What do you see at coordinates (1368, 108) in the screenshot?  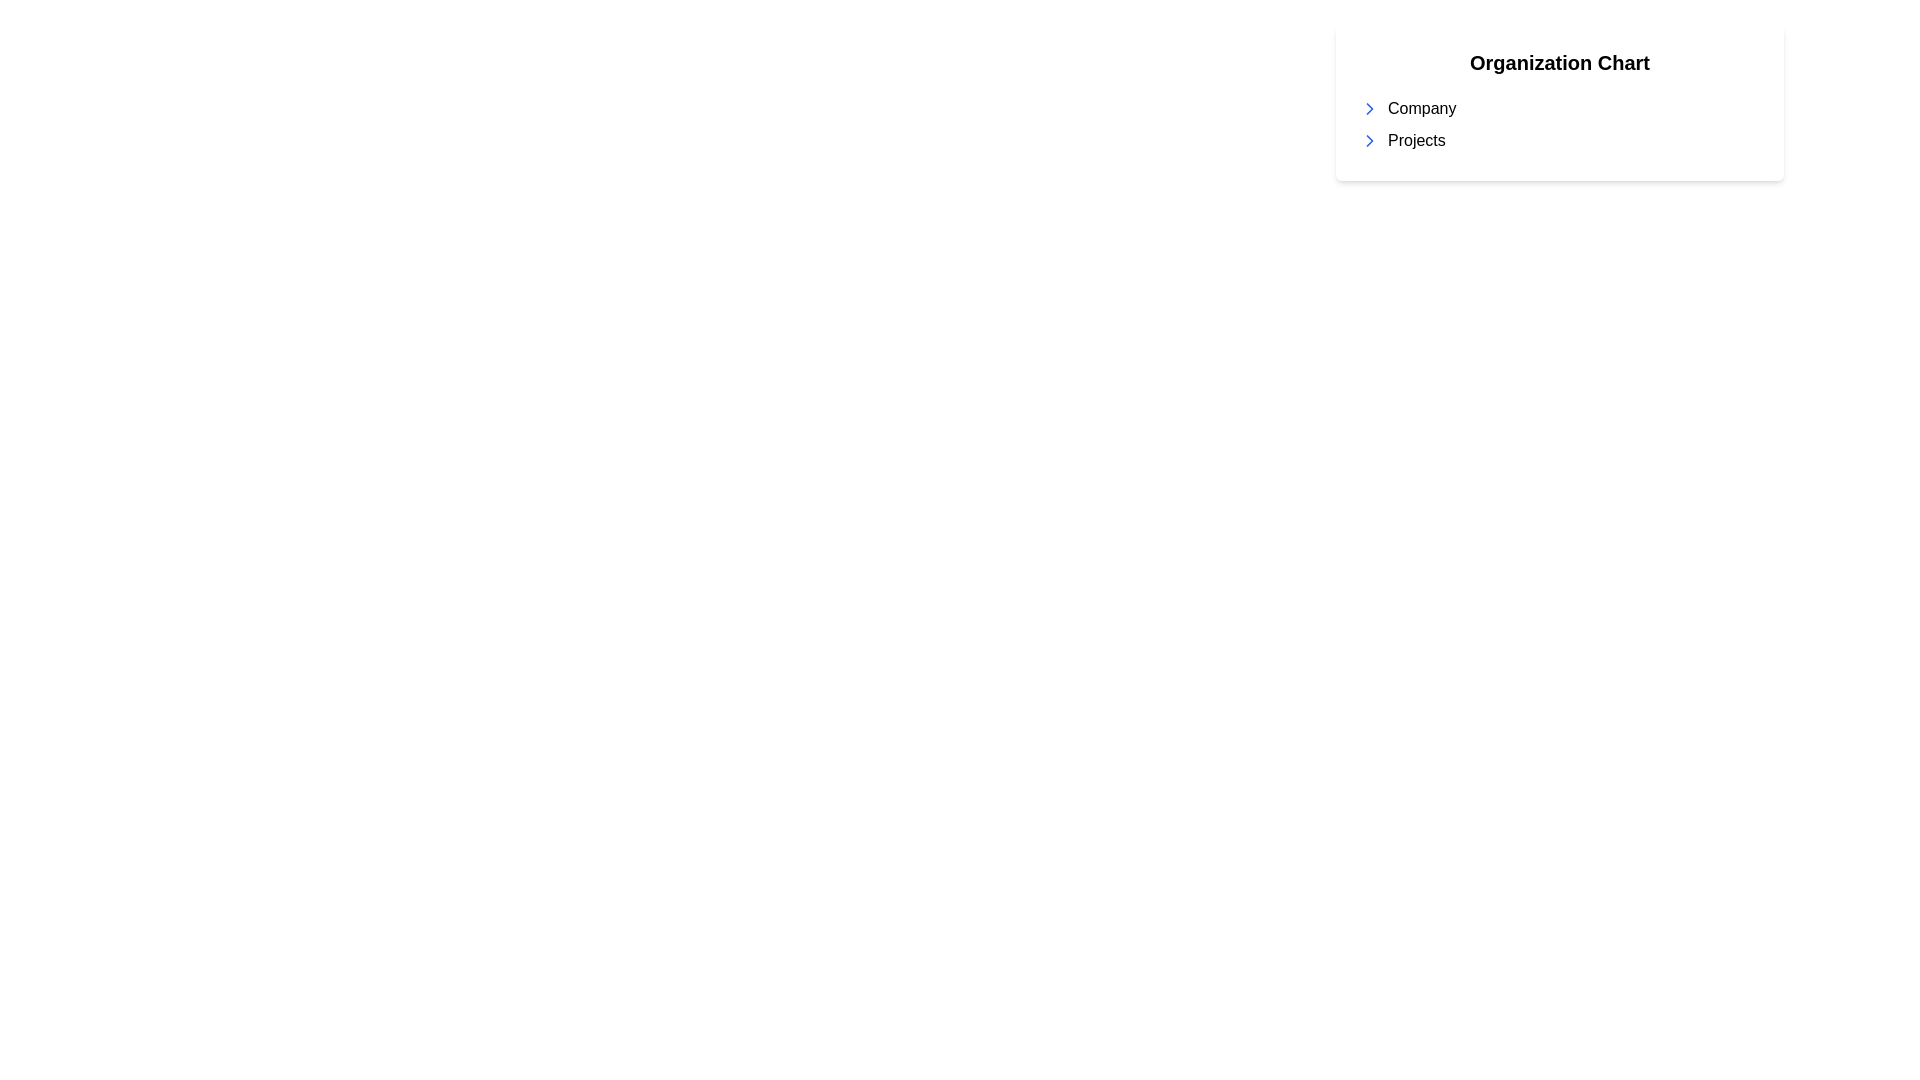 I see `the Icon (Chevron Right), a blue right-angled arrow icon positioned to the left of the text label 'Company'` at bounding box center [1368, 108].